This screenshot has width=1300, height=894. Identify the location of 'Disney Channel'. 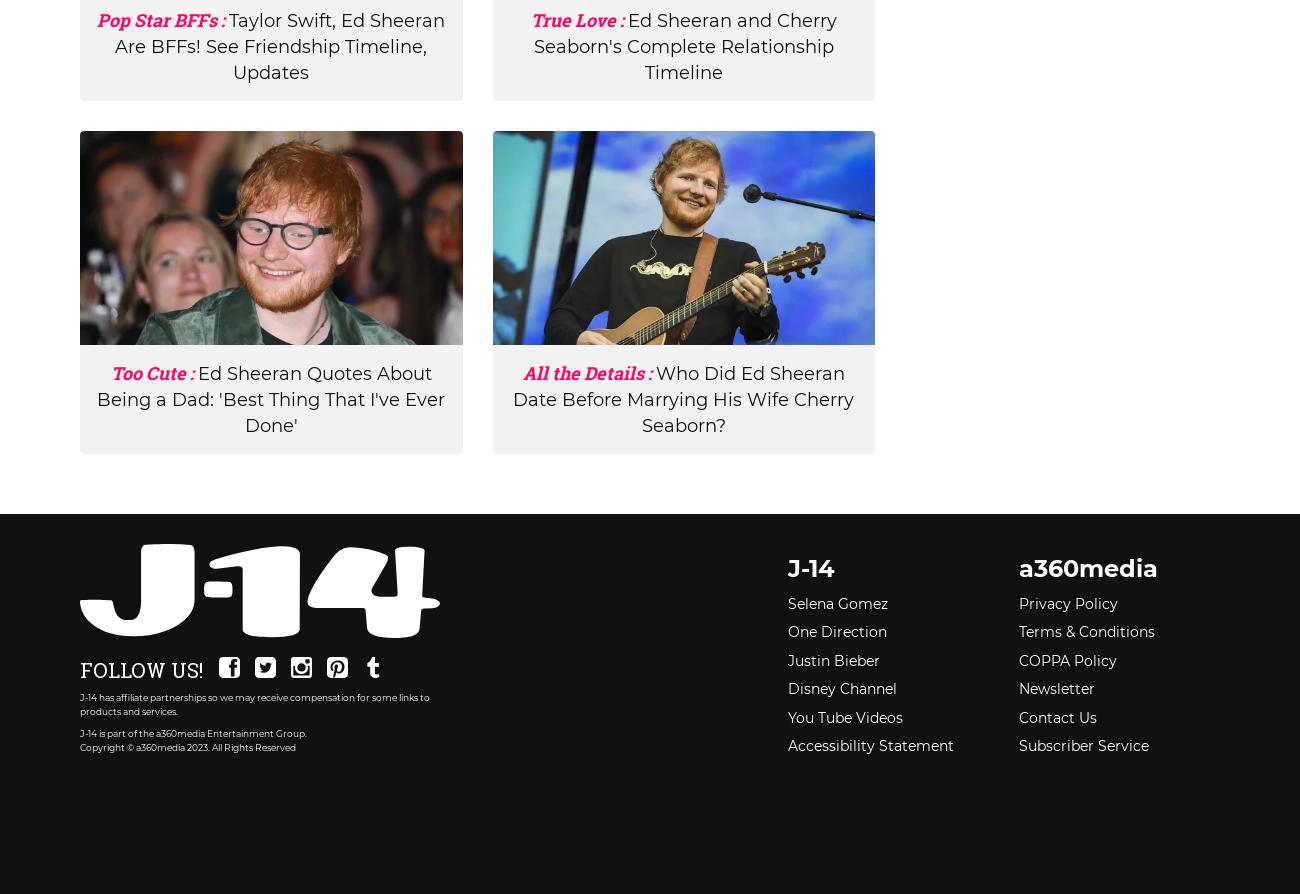
(842, 688).